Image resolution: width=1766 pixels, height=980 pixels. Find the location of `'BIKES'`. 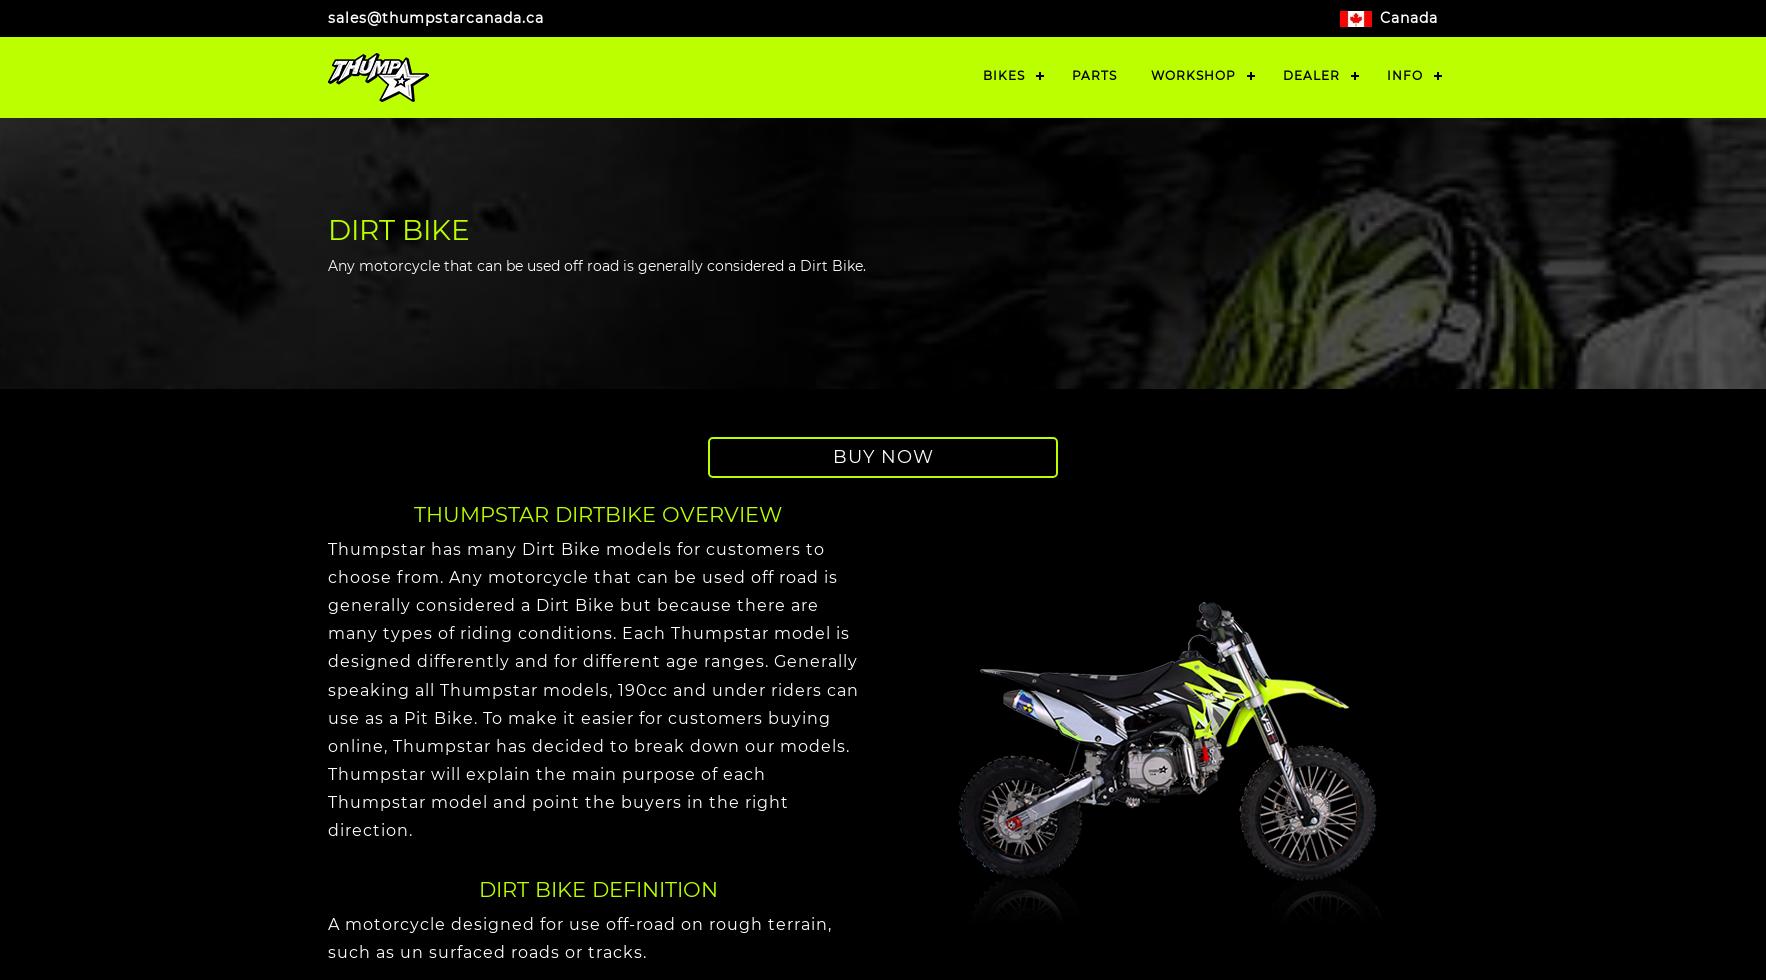

'BIKES' is located at coordinates (1002, 75).